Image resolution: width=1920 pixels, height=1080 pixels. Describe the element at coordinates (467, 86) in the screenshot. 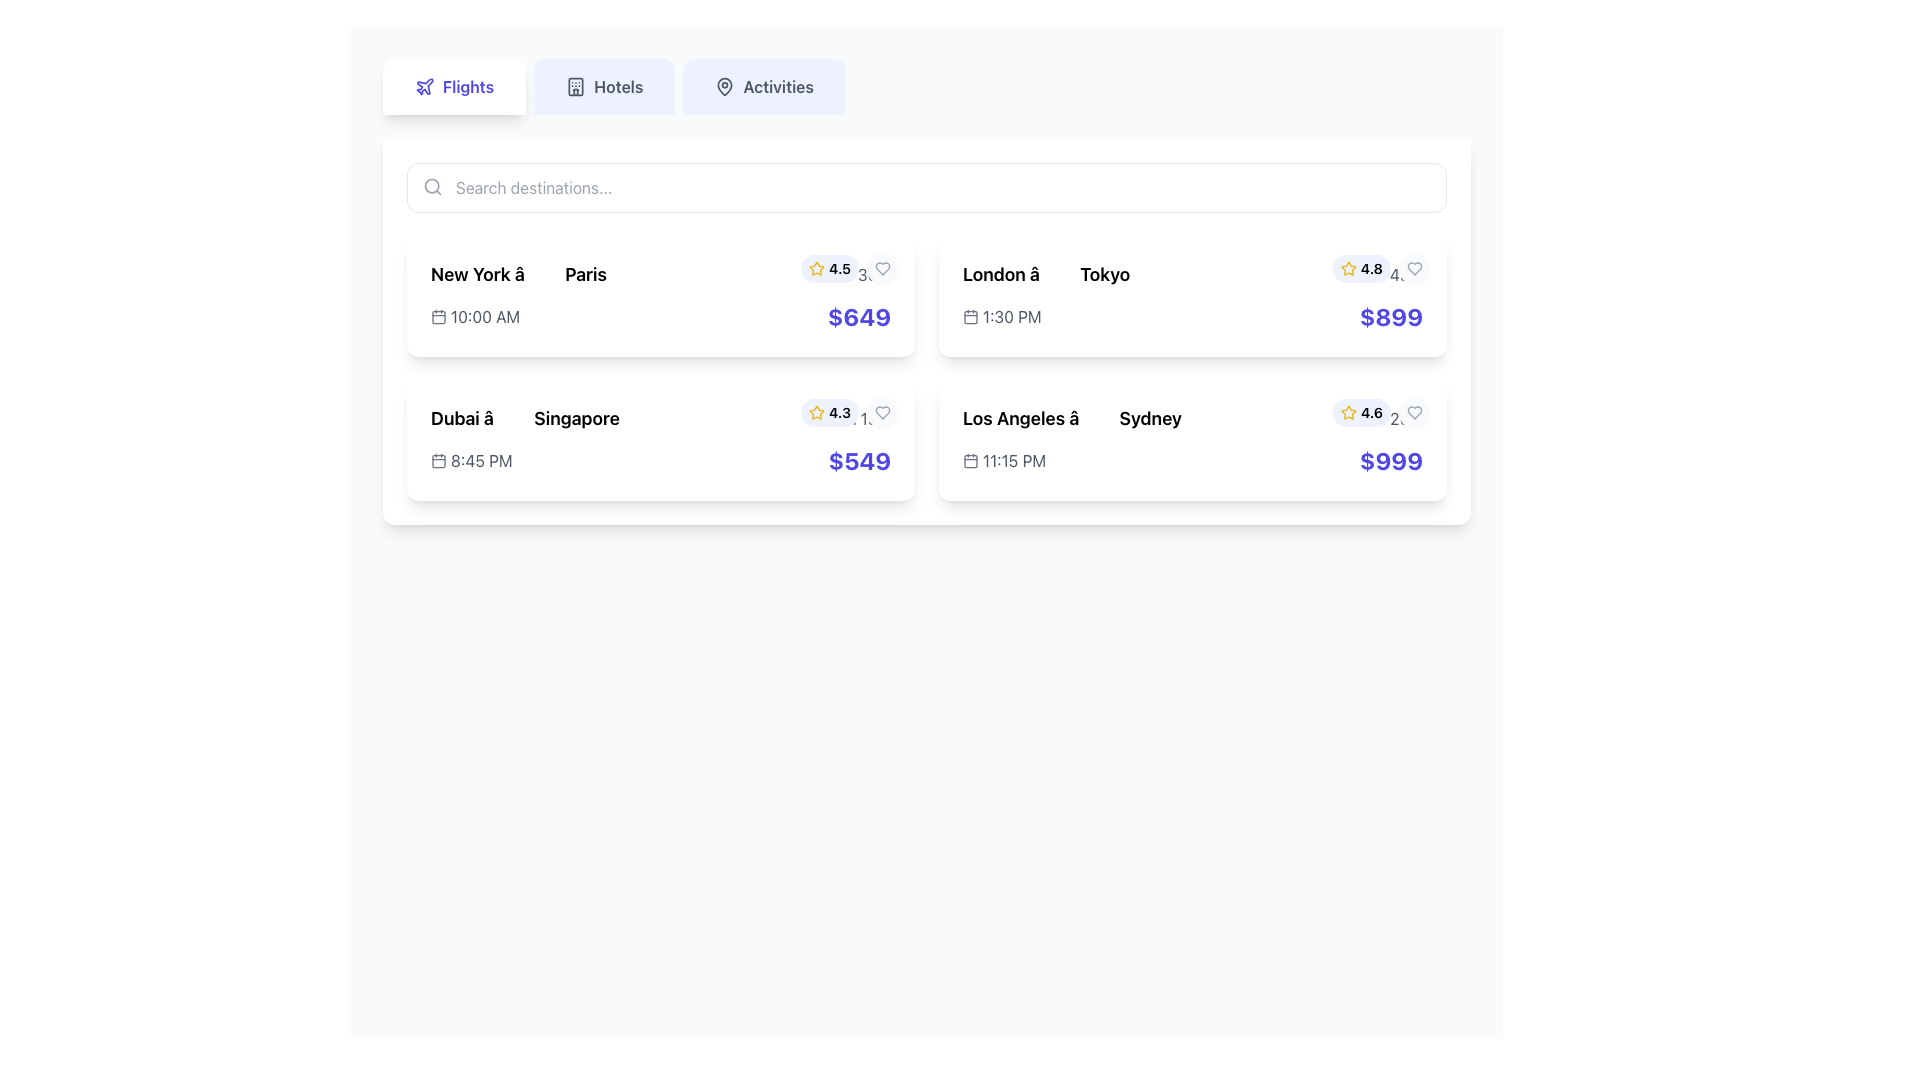

I see `the 'Flights' text label within the first tab of the navigation menu` at that location.